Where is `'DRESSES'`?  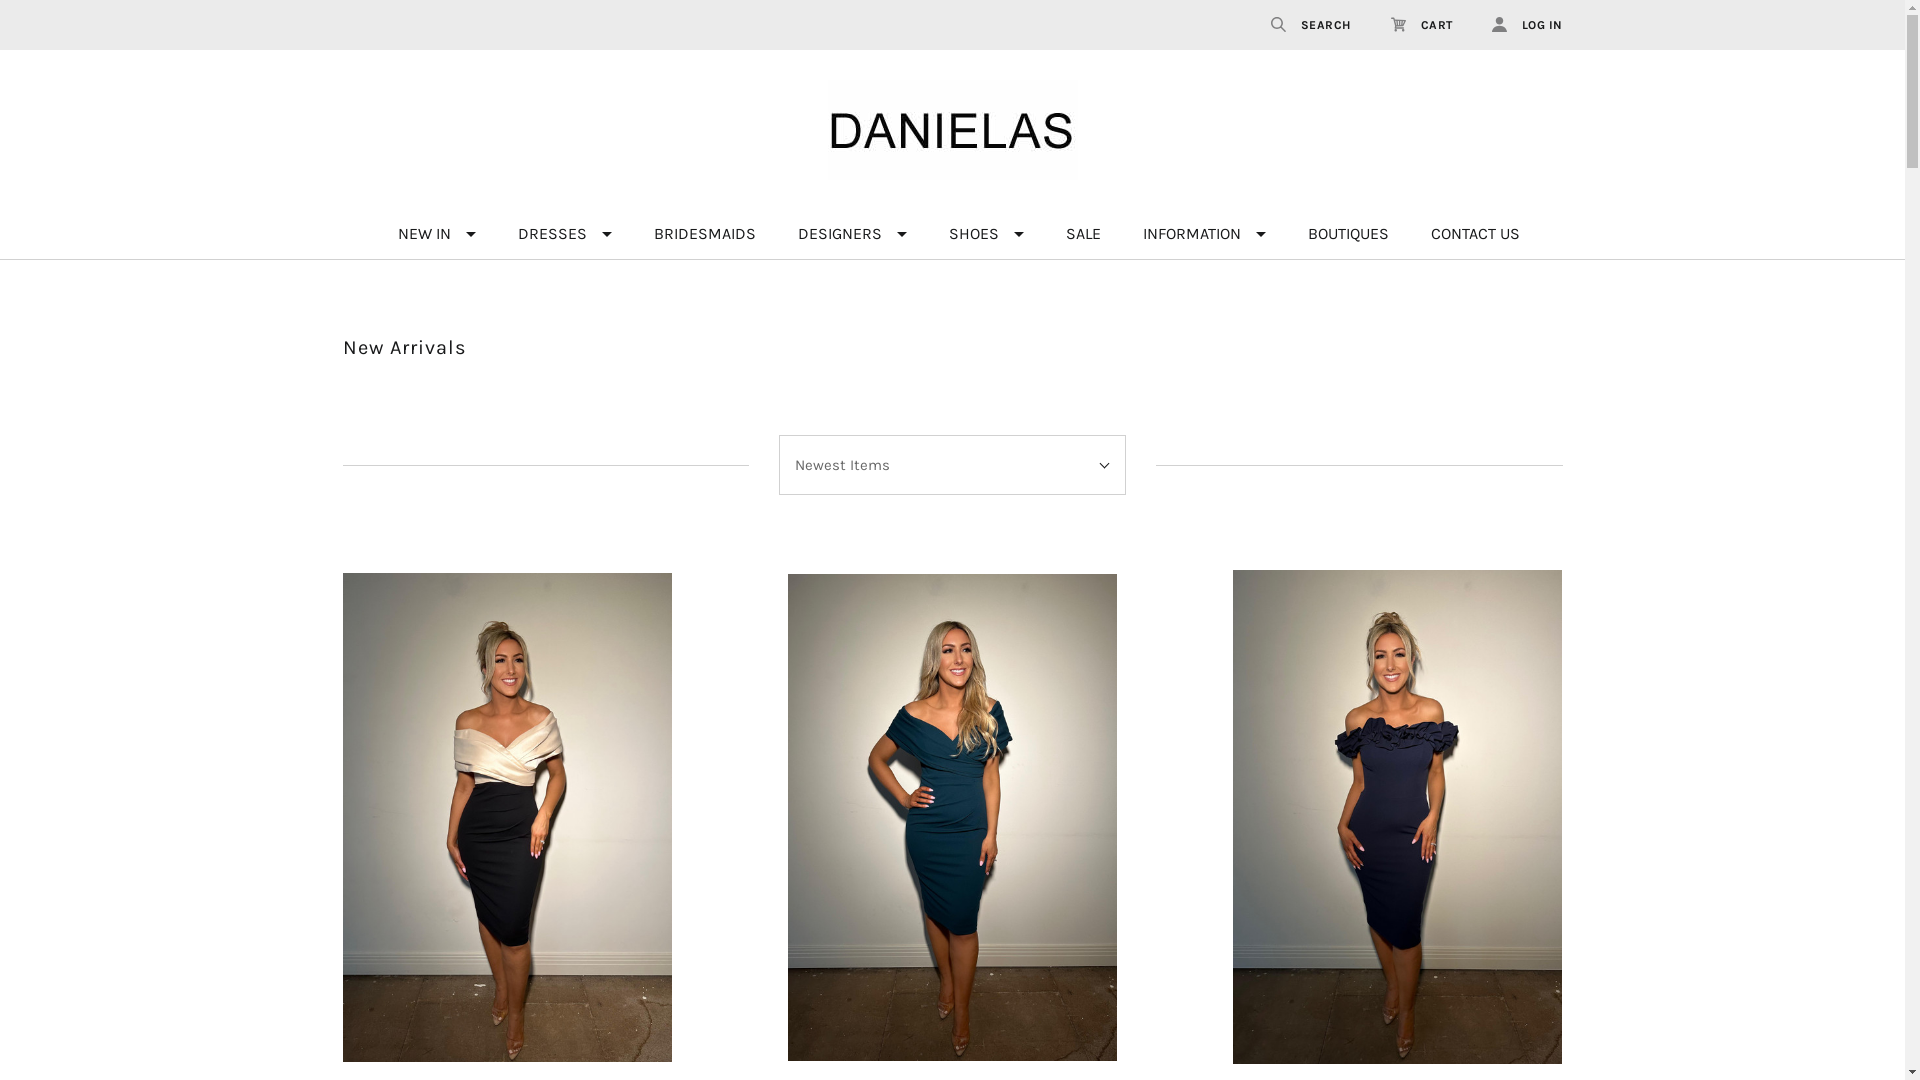
'DRESSES' is located at coordinates (563, 233).